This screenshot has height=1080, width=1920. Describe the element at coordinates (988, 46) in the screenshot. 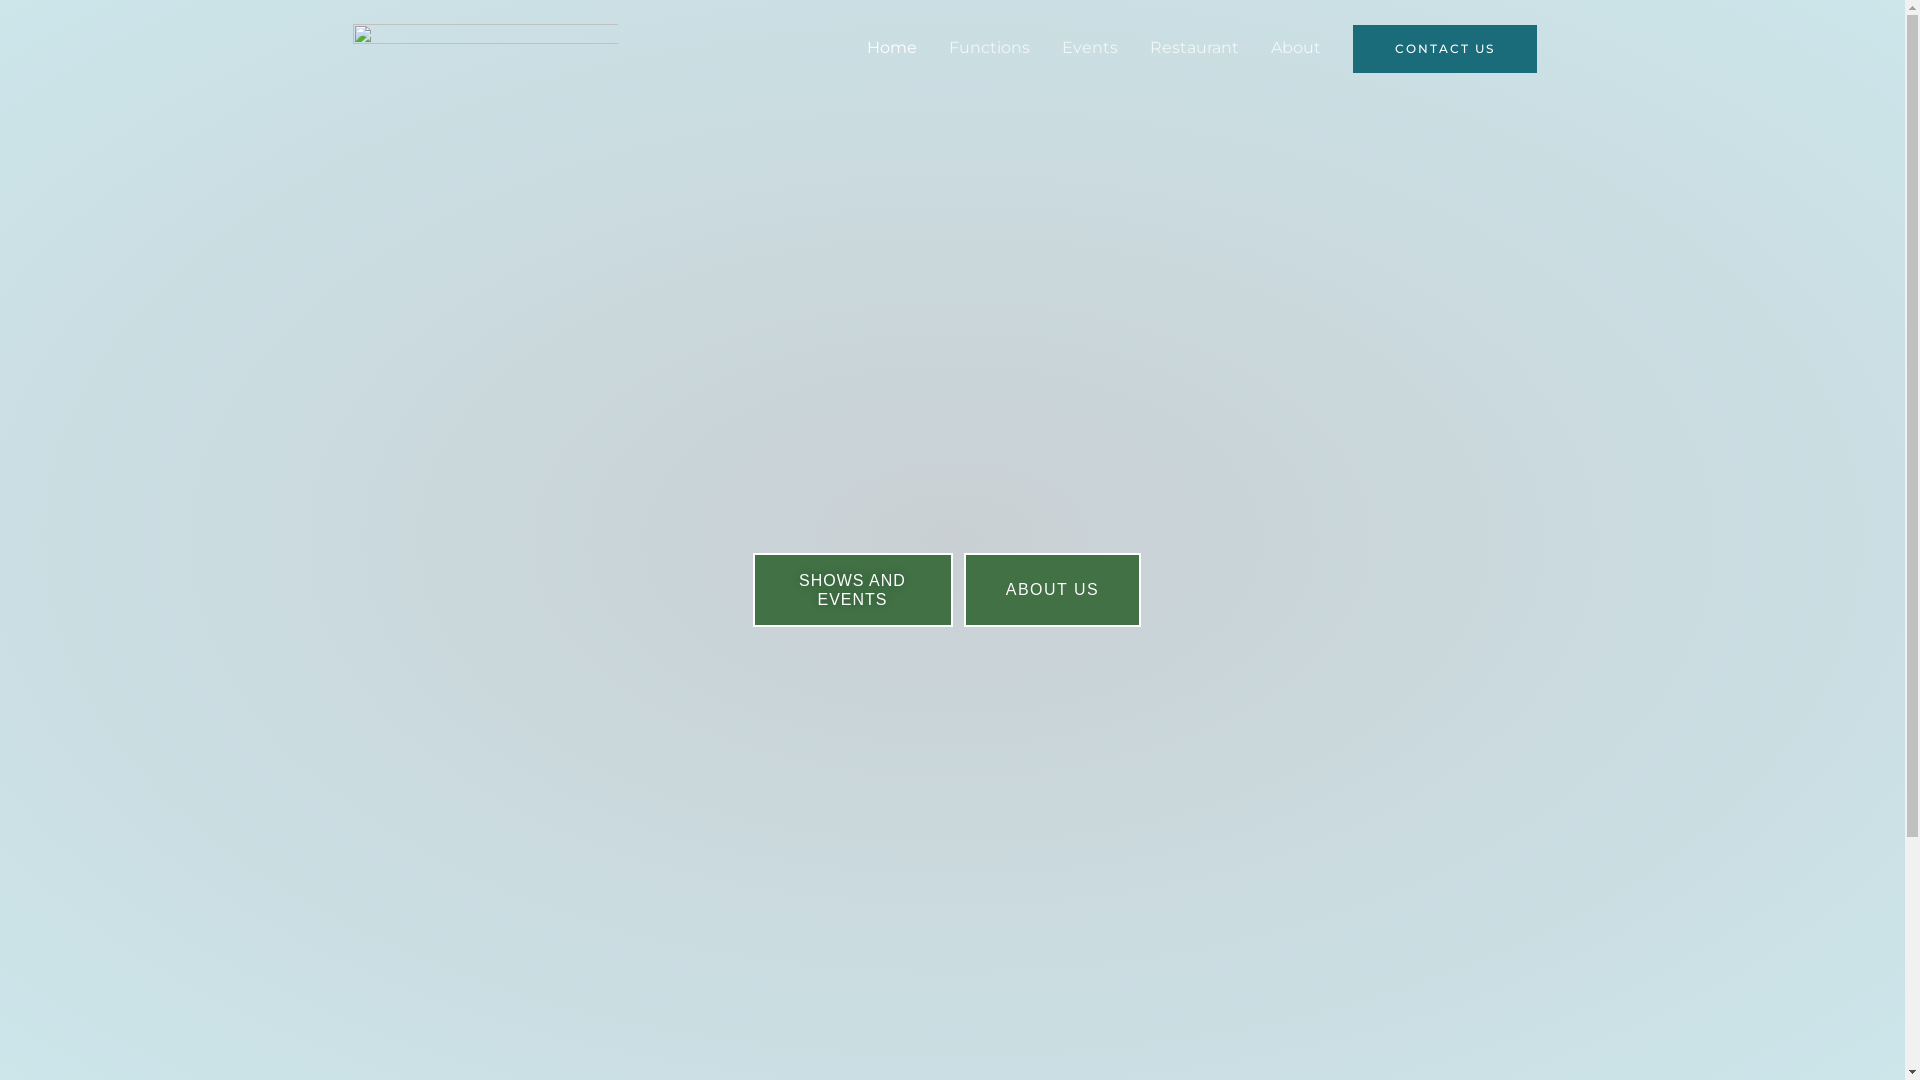

I see `'Functions'` at that location.